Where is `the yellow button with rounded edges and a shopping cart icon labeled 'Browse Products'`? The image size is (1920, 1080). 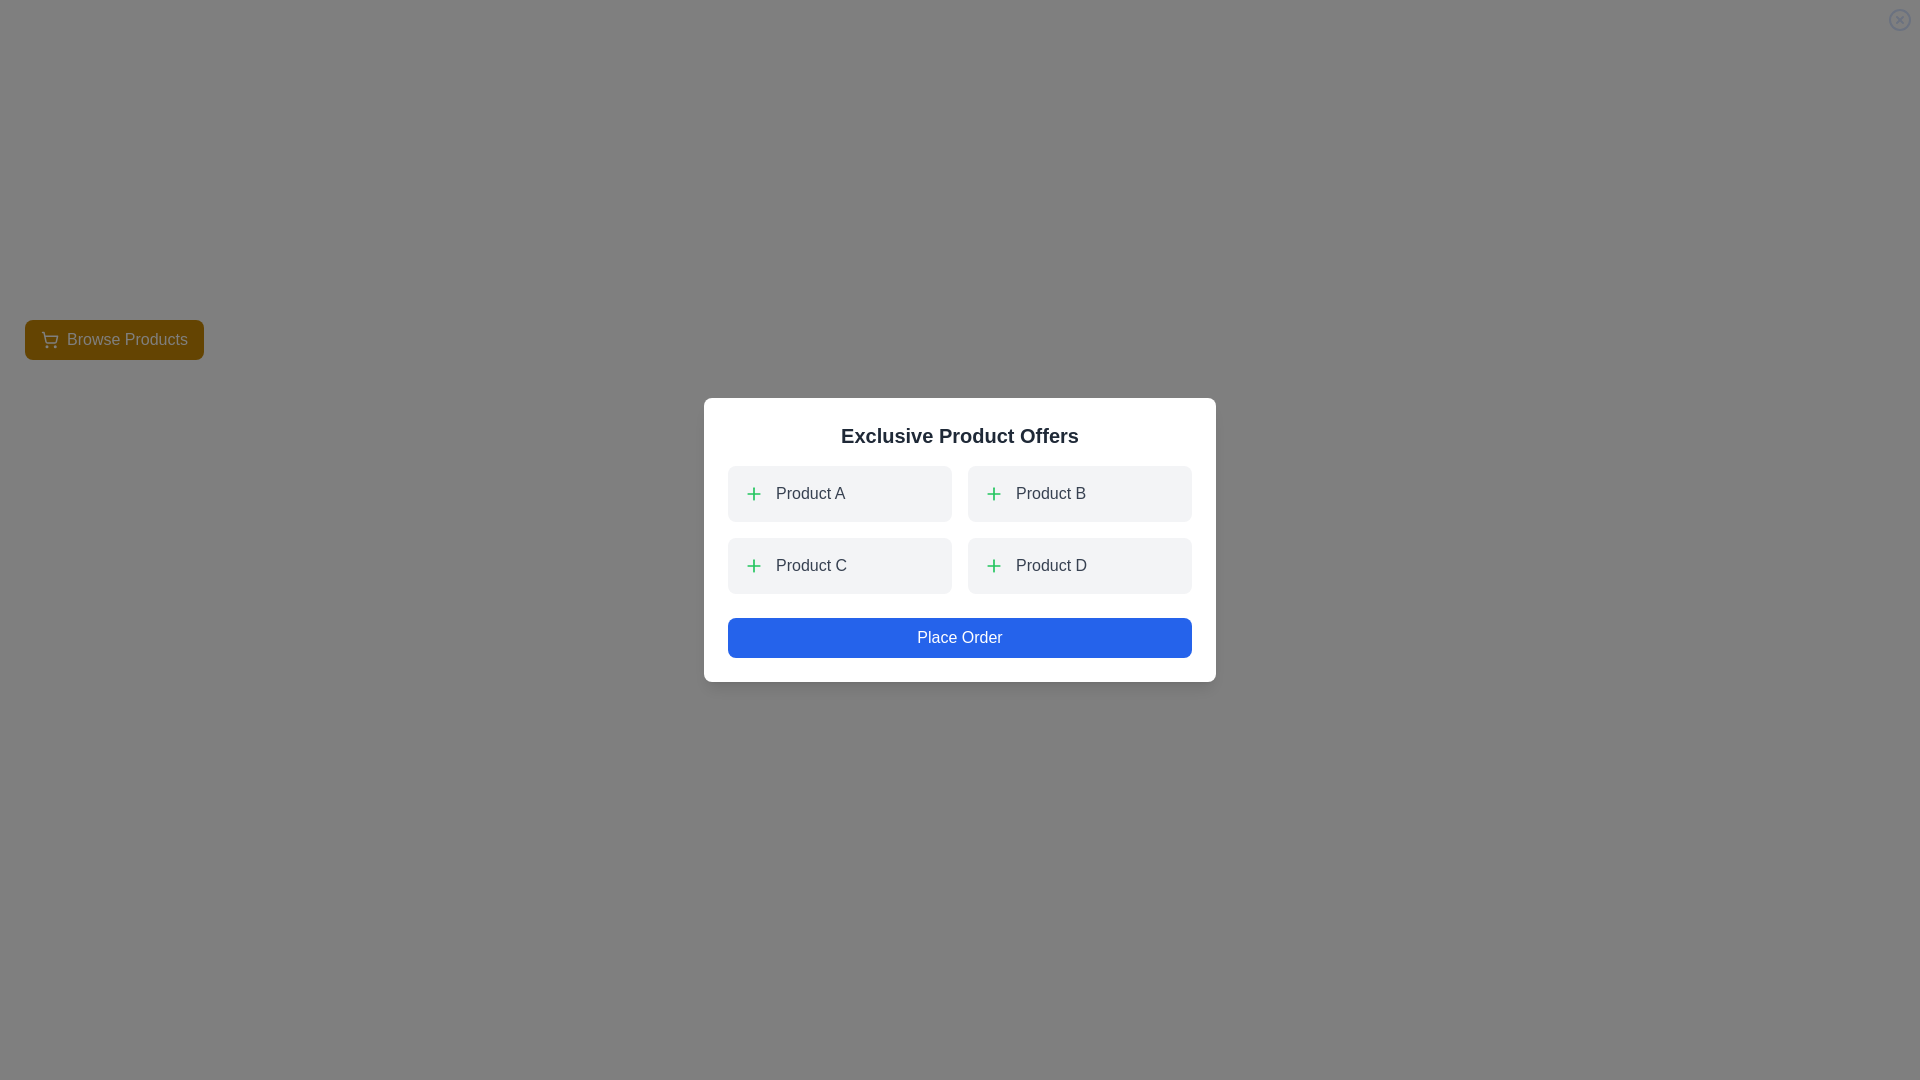
the yellow button with rounded edges and a shopping cart icon labeled 'Browse Products' is located at coordinates (113, 338).